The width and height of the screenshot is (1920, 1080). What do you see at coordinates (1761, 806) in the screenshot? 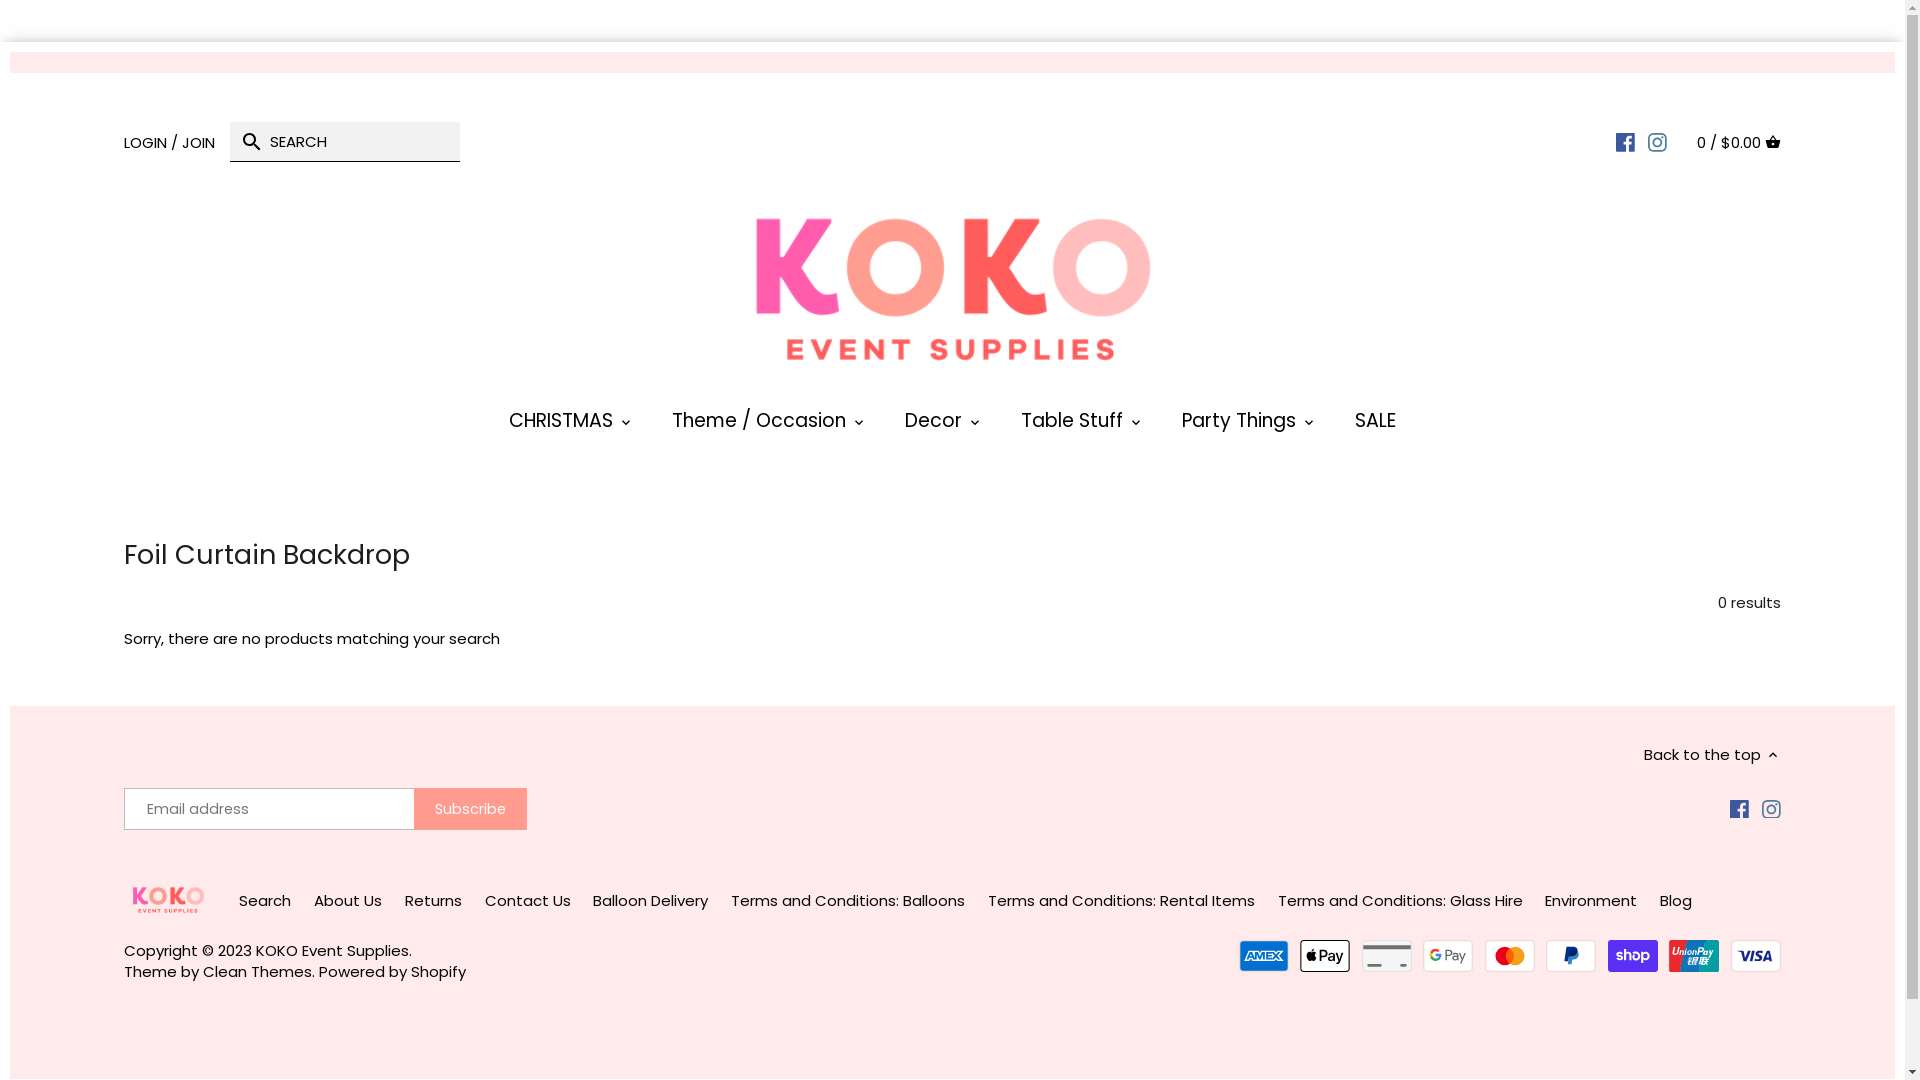
I see `'Instagram'` at bounding box center [1761, 806].